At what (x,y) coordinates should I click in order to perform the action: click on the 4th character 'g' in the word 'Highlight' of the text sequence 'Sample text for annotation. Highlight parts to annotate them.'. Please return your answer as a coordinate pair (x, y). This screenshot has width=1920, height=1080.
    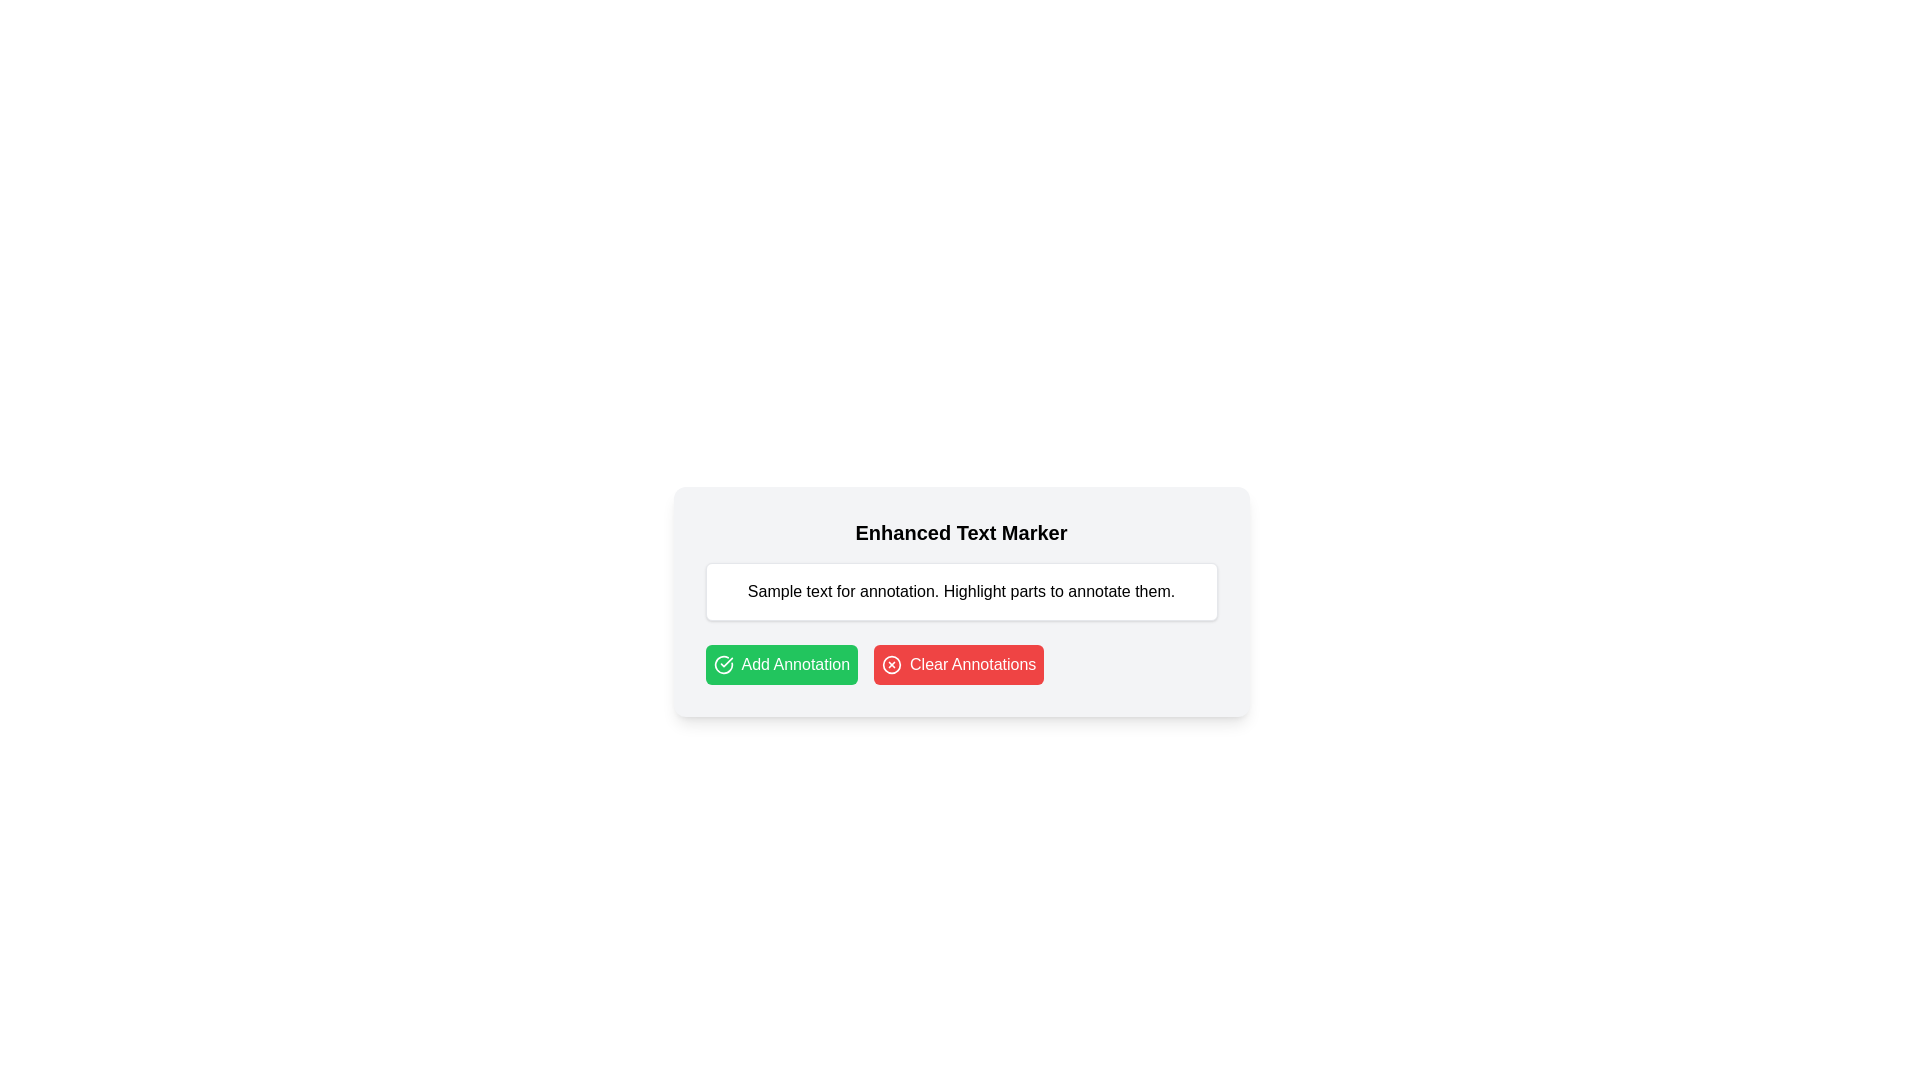
    Looking at the image, I should click on (972, 590).